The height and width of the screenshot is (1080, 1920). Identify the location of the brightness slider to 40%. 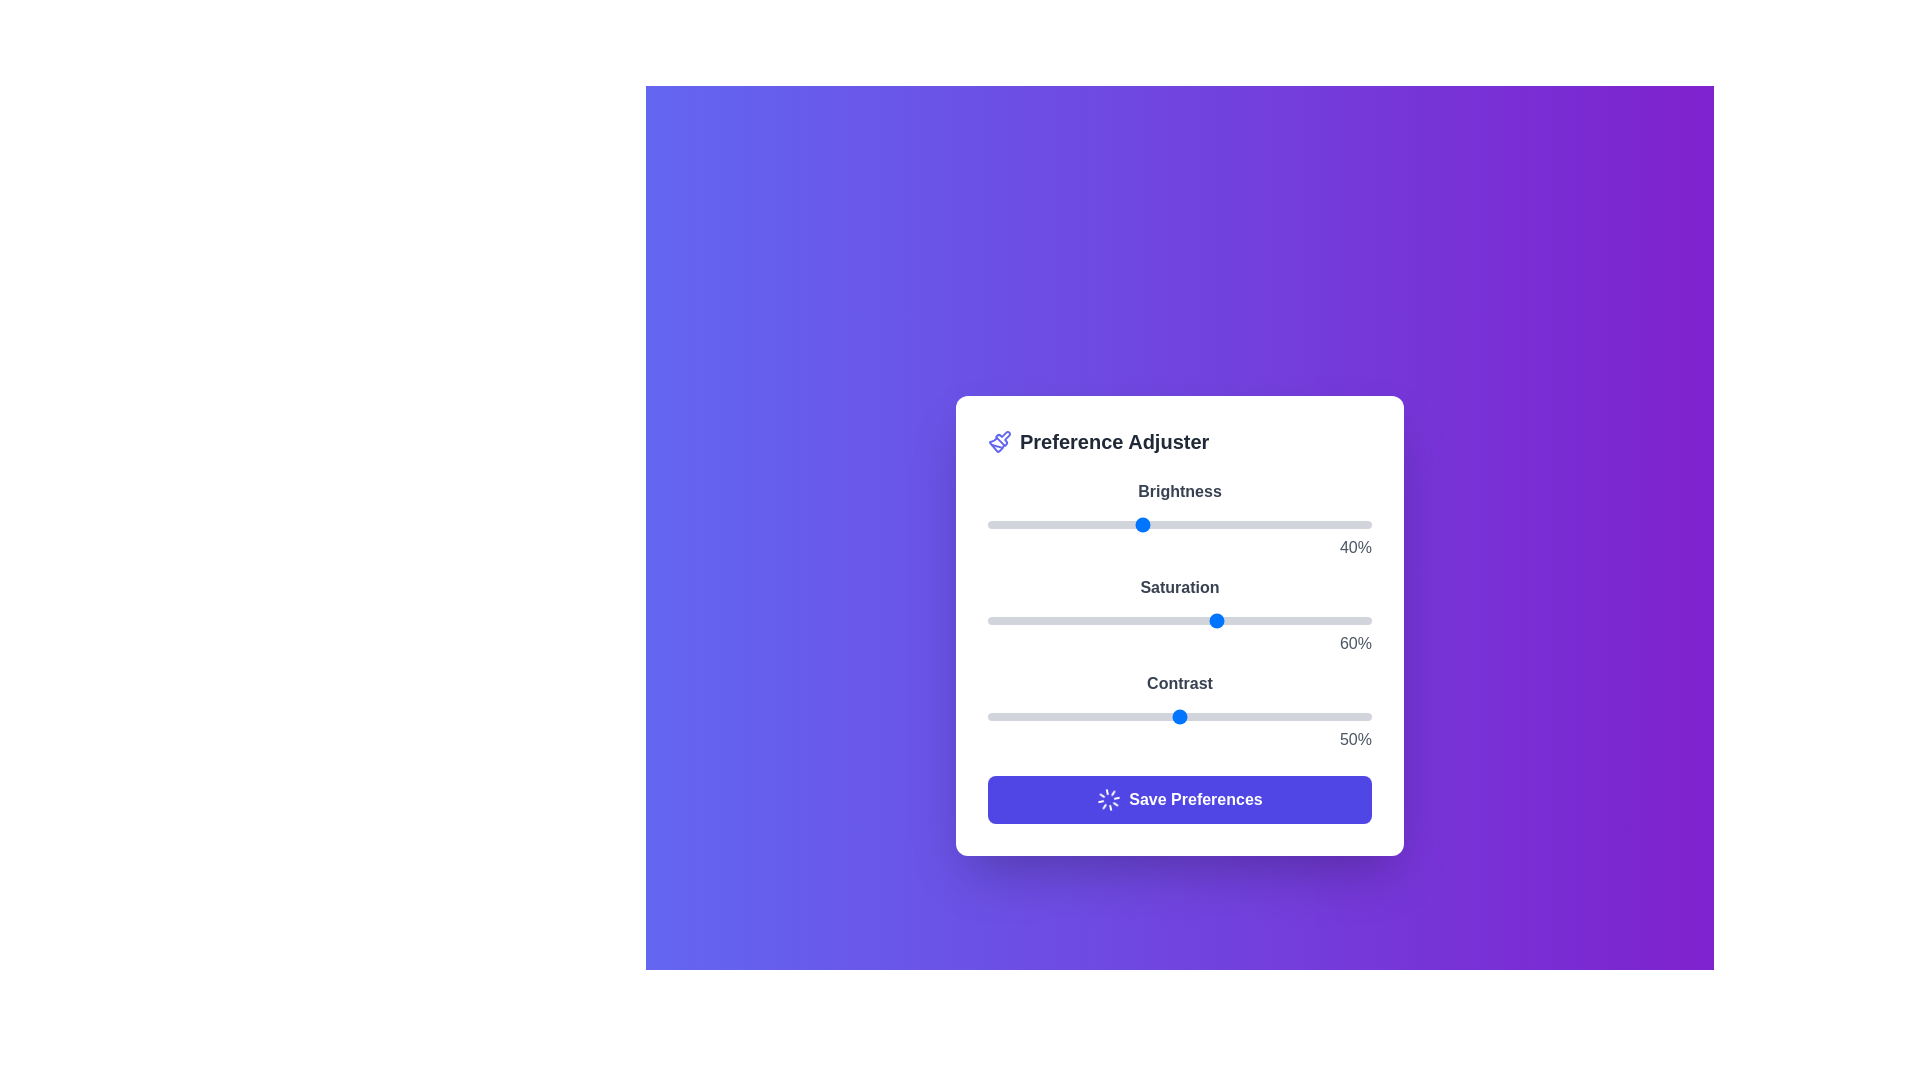
(1141, 523).